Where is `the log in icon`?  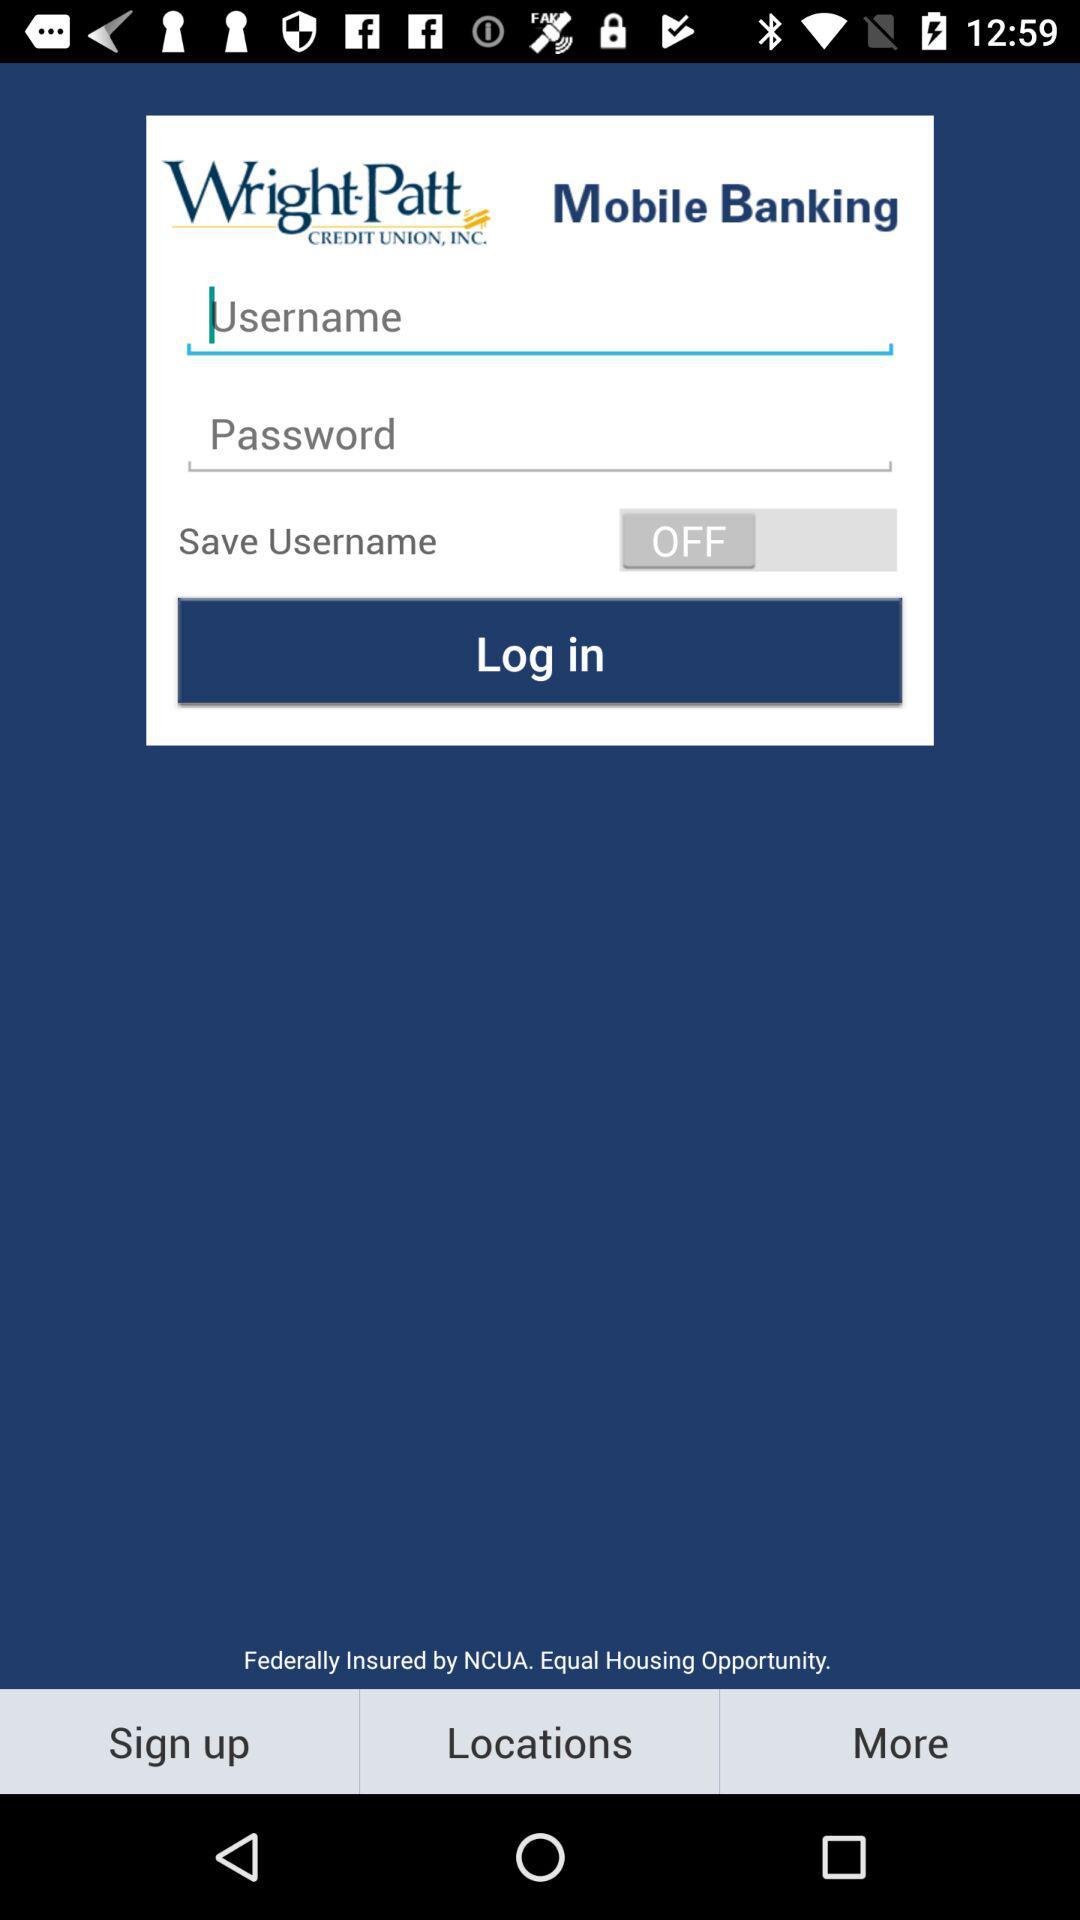 the log in icon is located at coordinates (540, 652).